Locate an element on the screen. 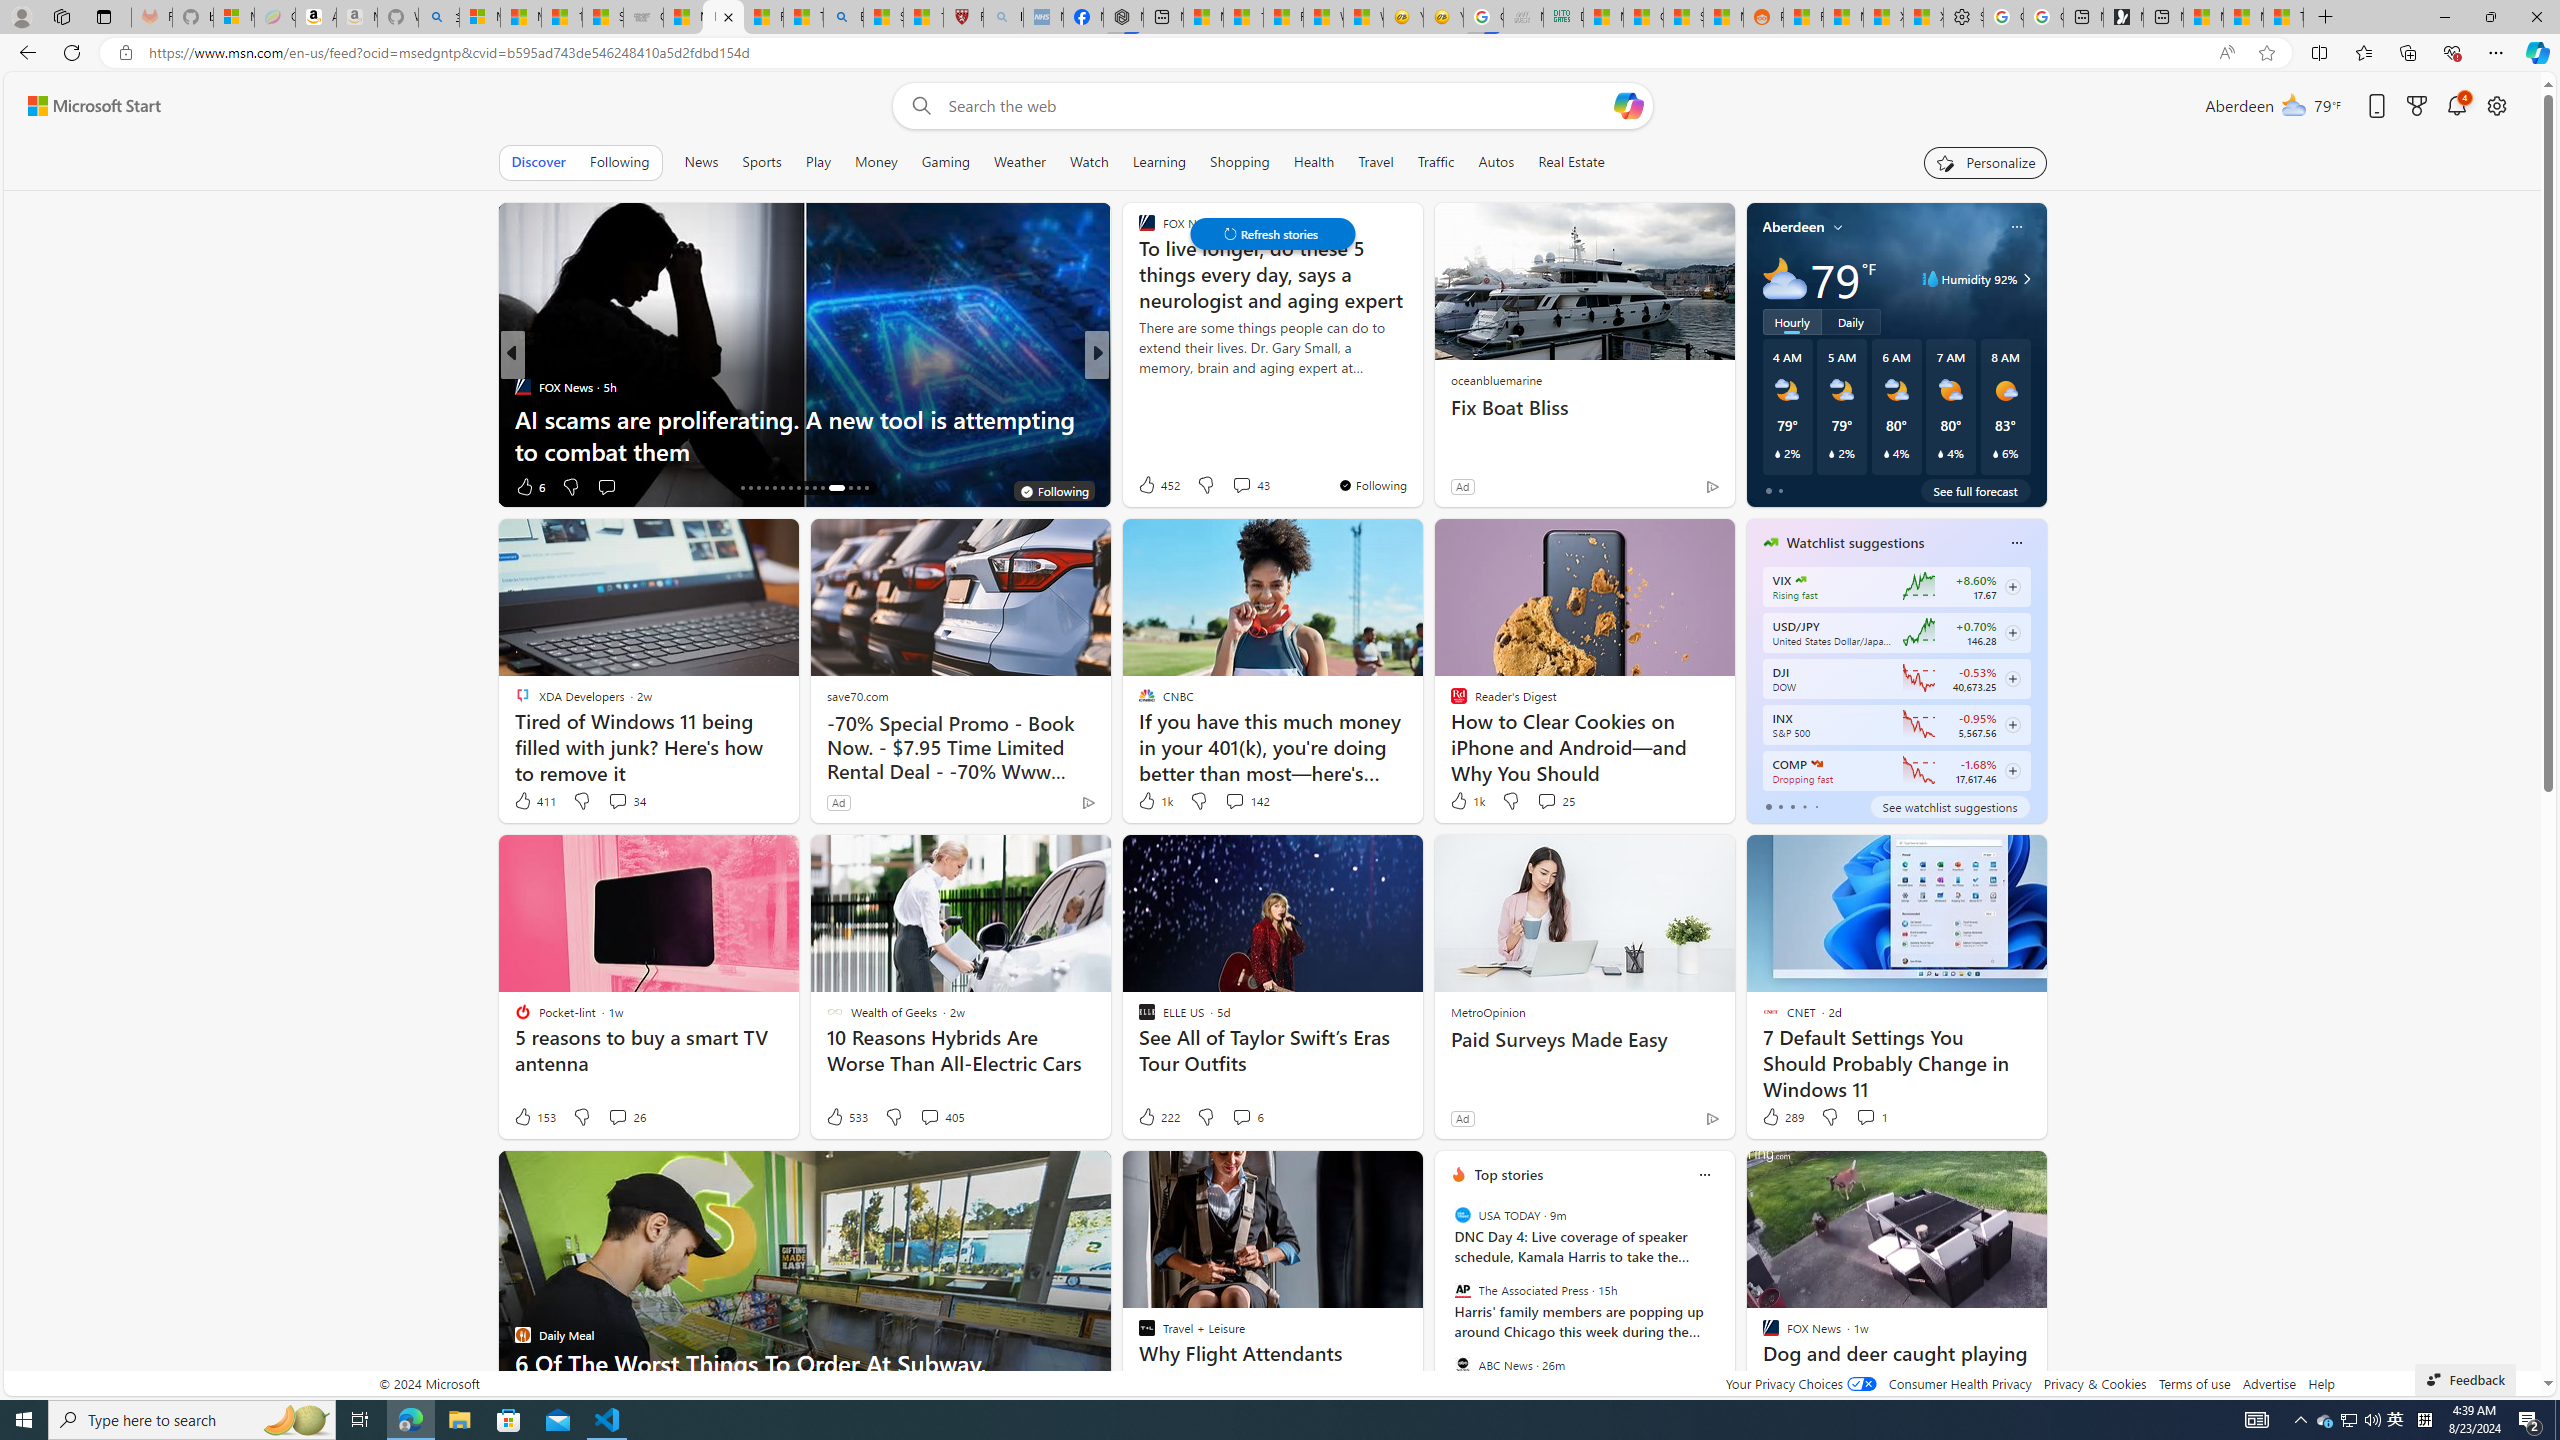 The width and height of the screenshot is (2560, 1440). 'AutomationID: tab-25' is located at coordinates (814, 487).